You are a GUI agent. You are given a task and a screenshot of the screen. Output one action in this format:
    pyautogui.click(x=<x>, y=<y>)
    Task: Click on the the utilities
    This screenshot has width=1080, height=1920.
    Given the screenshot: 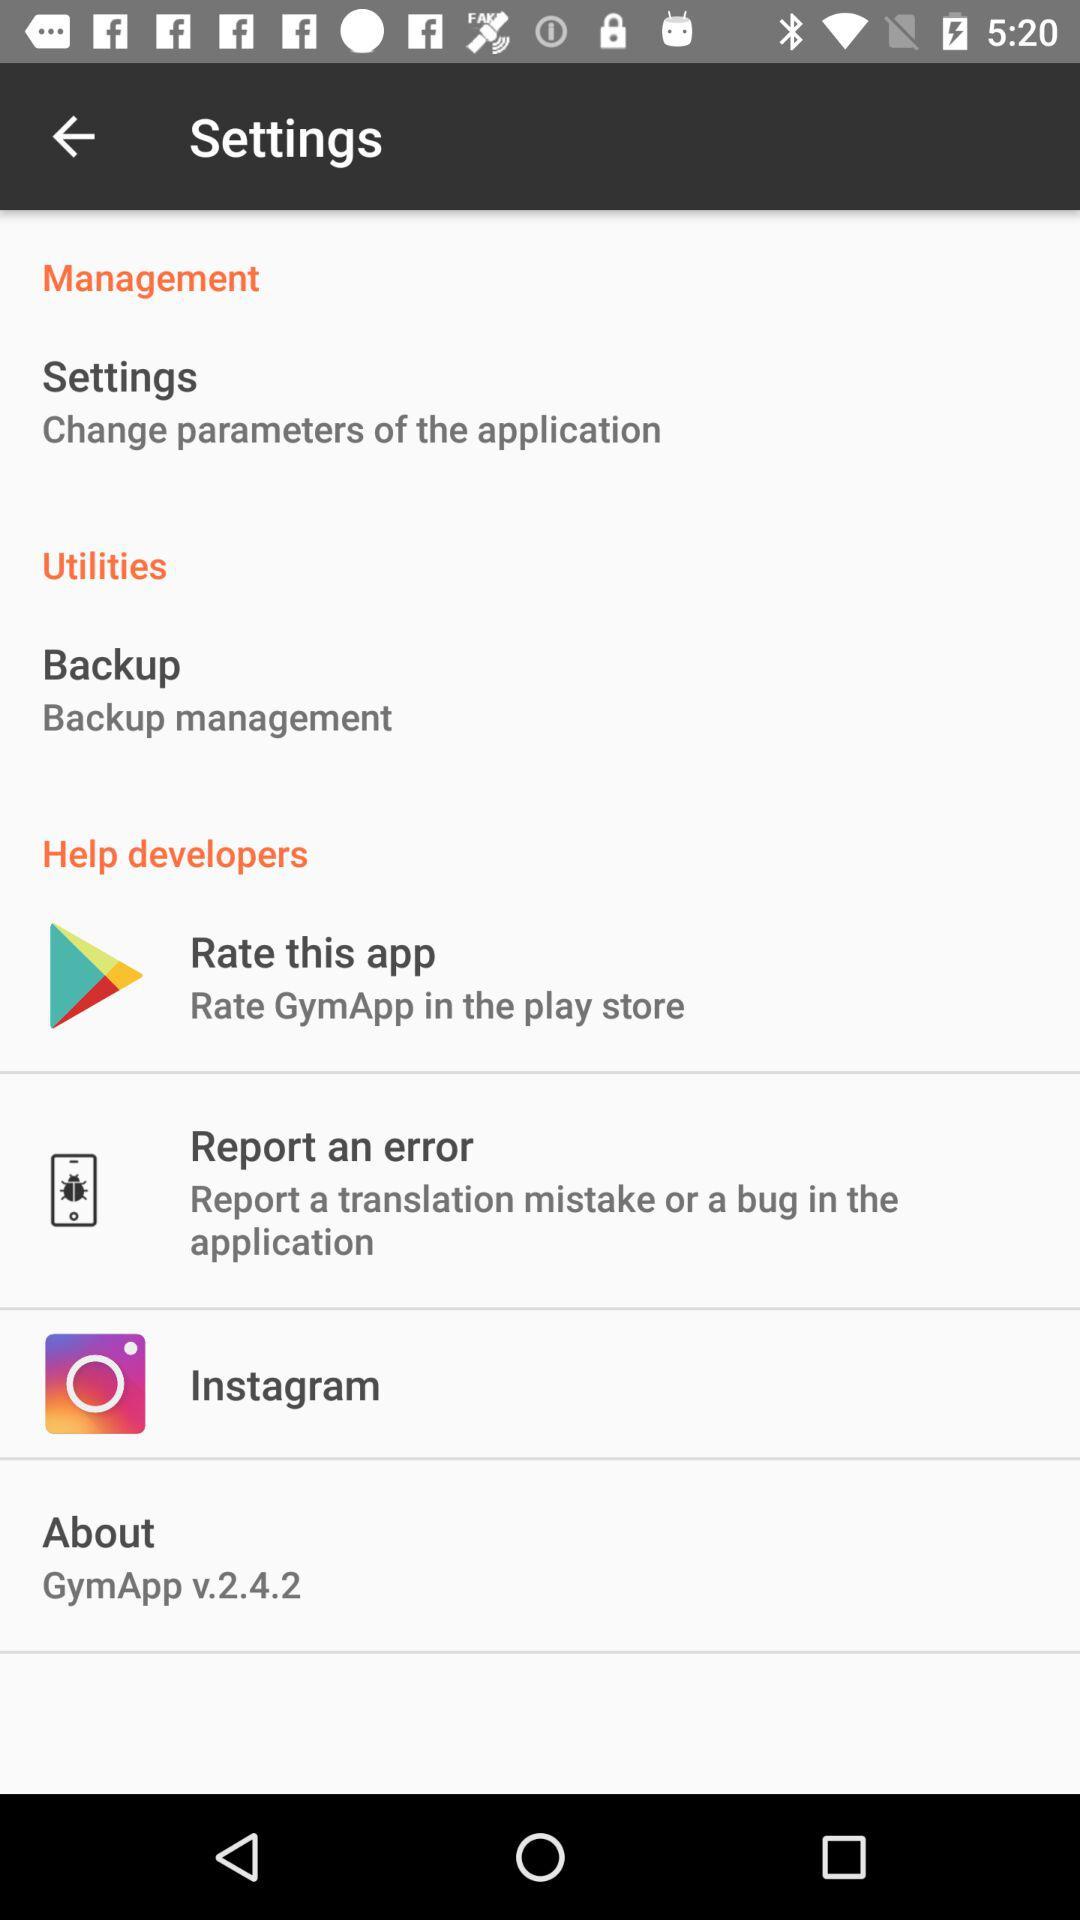 What is the action you would take?
    pyautogui.click(x=540, y=543)
    